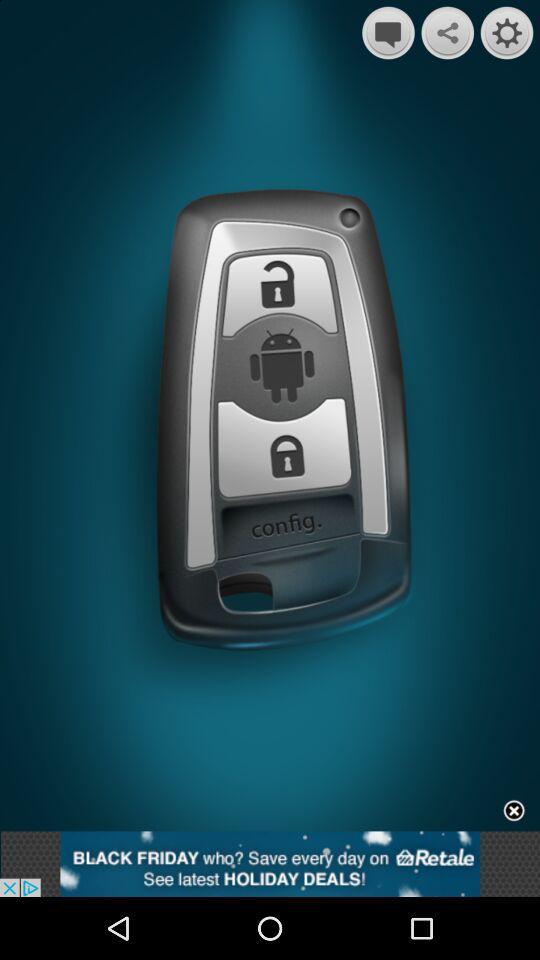 Image resolution: width=540 pixels, height=960 pixels. Describe the element at coordinates (278, 318) in the screenshot. I see `the lock icon` at that location.